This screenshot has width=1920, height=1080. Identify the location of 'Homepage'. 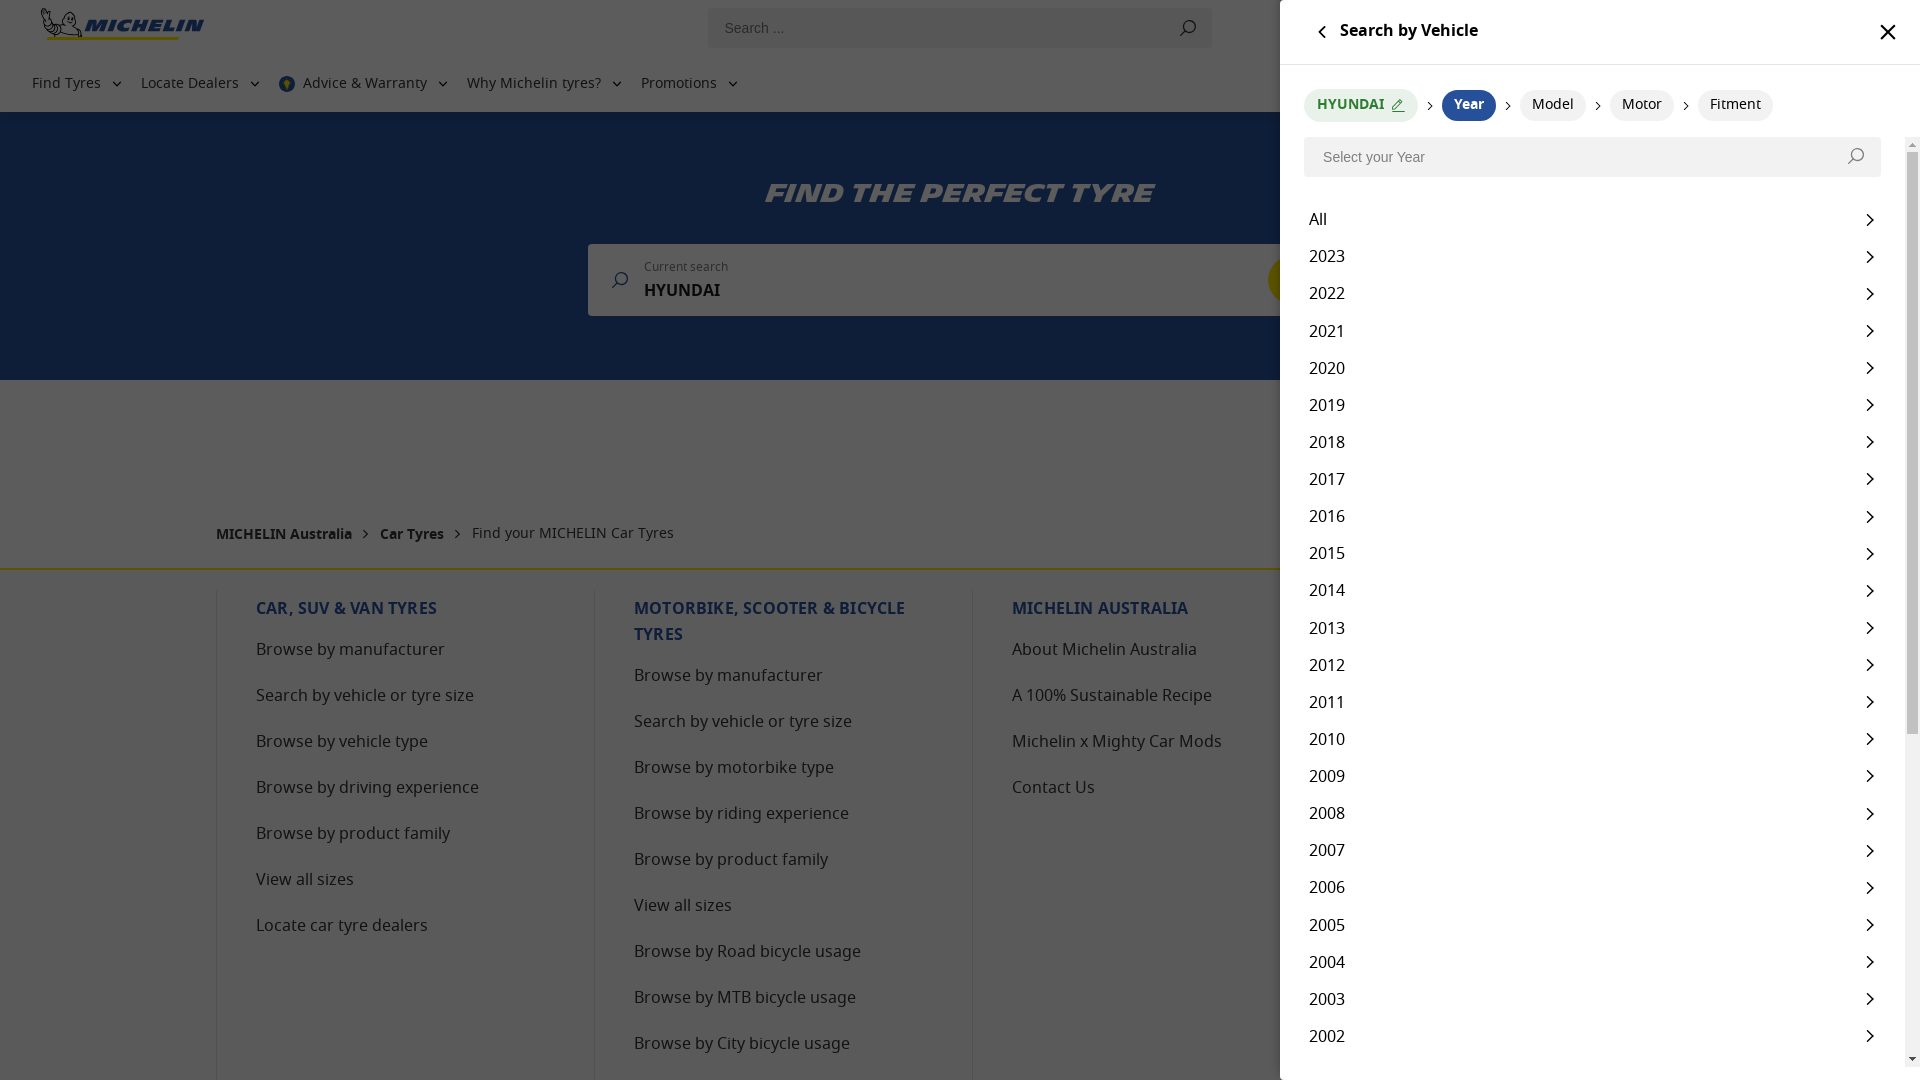
(121, 28).